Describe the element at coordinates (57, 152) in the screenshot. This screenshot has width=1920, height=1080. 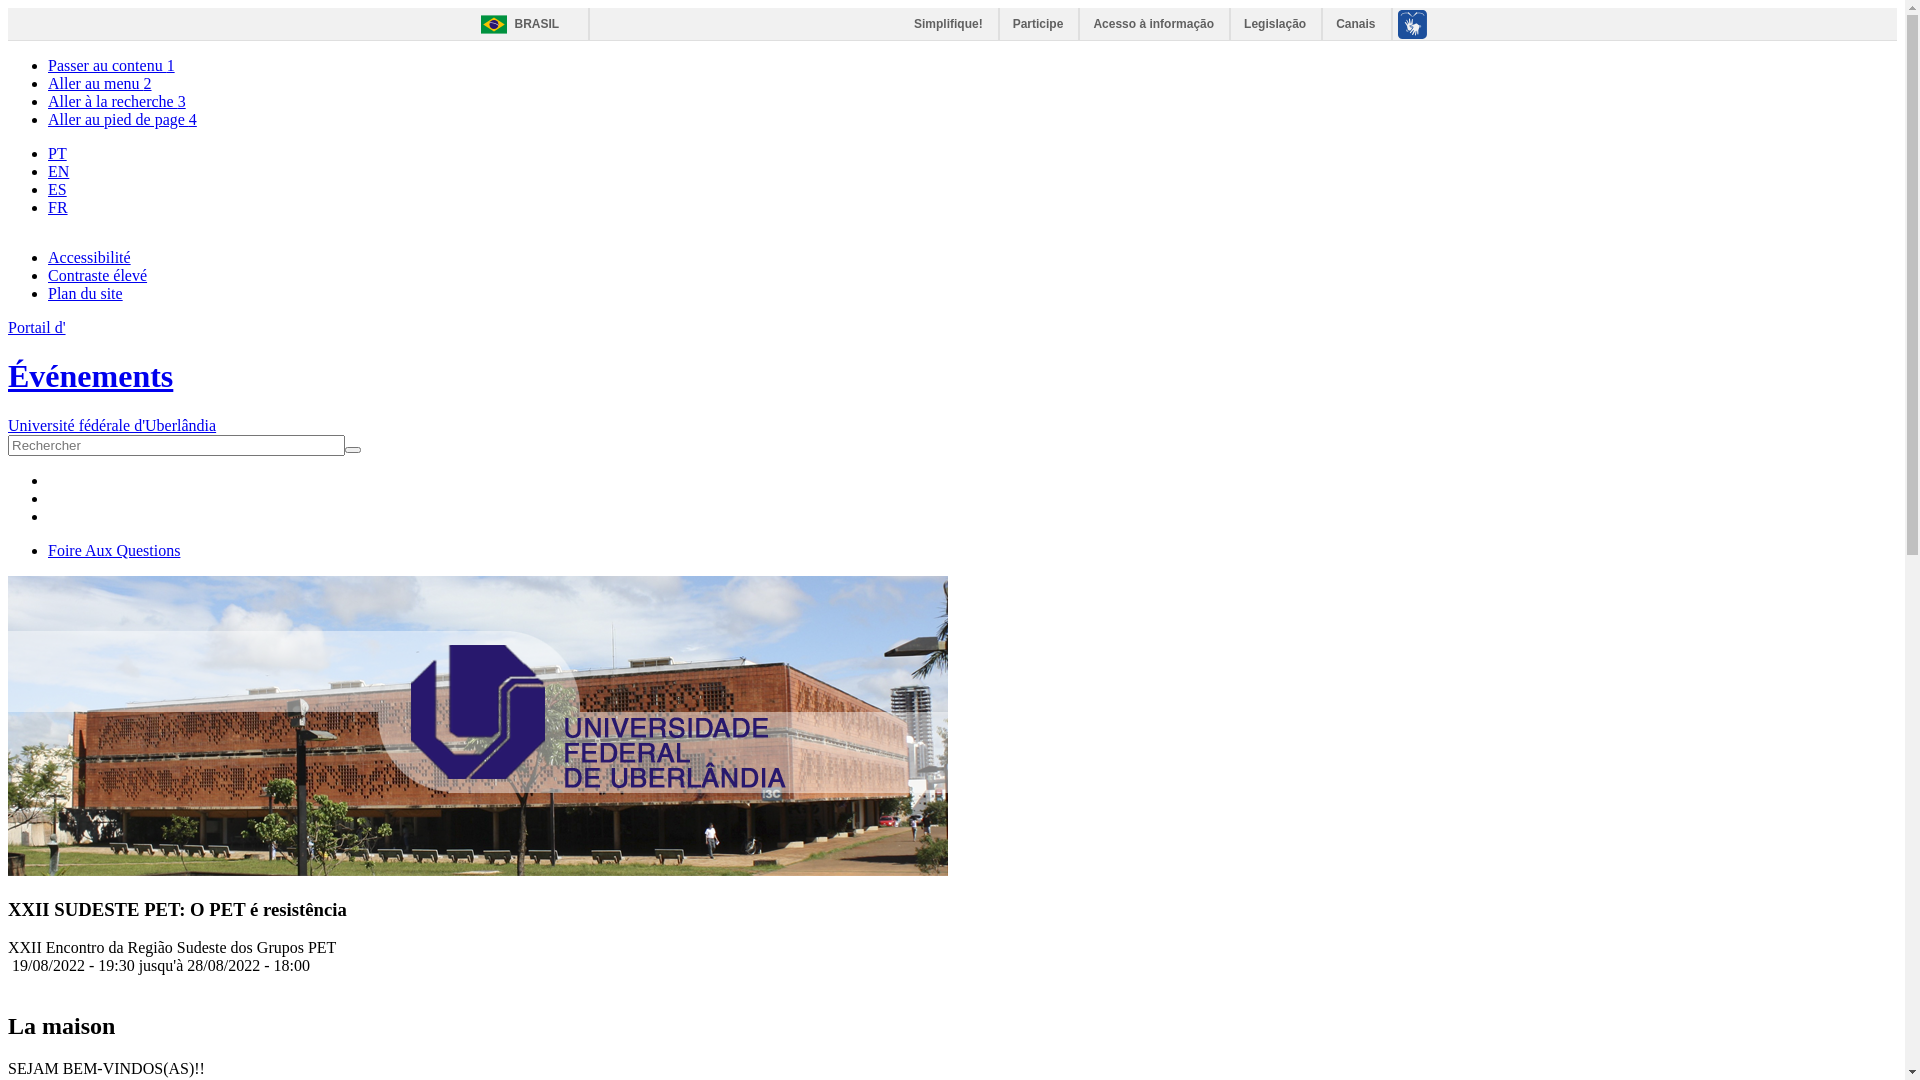
I see `'PT'` at that location.